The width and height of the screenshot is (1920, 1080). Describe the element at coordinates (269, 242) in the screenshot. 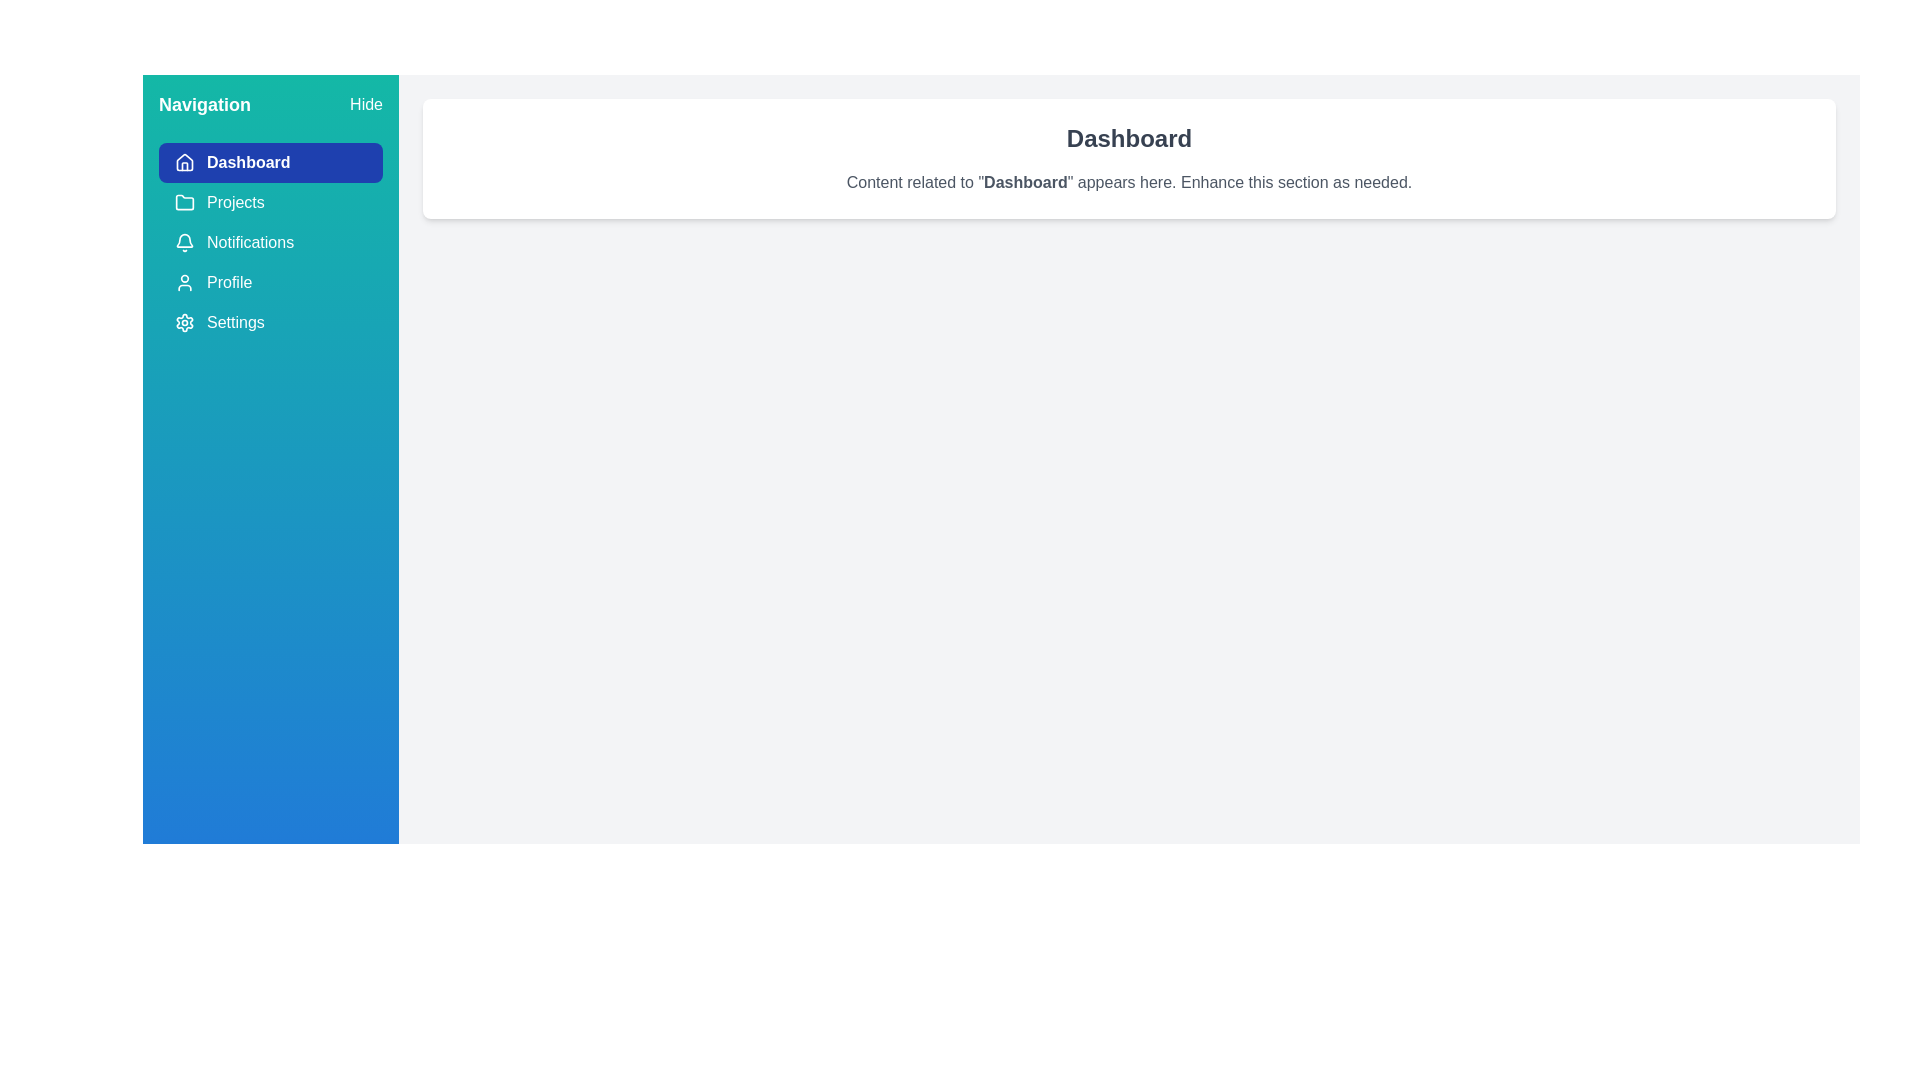

I see `the menu item Notifications from the drawer` at that location.